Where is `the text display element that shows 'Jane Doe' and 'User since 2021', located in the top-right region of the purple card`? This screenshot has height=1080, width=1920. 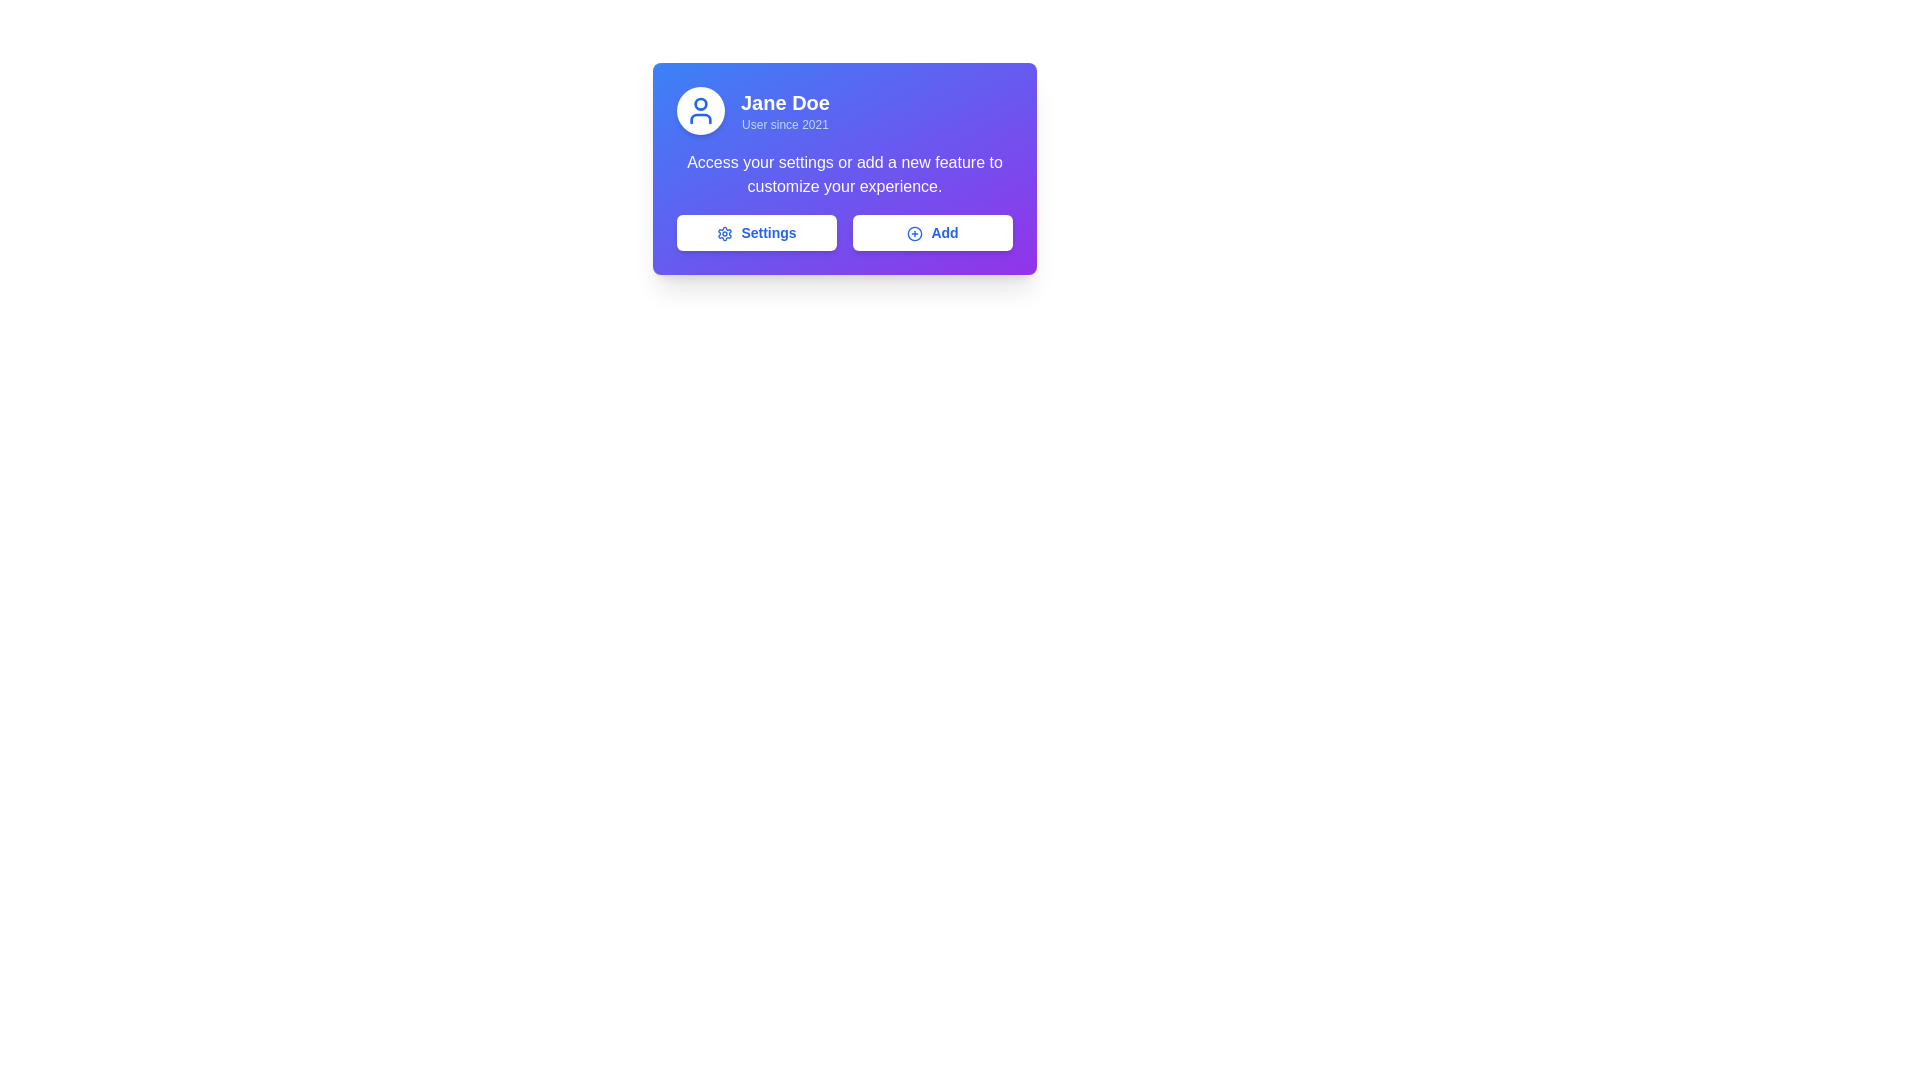
the text display element that shows 'Jane Doe' and 'User since 2021', located in the top-right region of the purple card is located at coordinates (784, 111).